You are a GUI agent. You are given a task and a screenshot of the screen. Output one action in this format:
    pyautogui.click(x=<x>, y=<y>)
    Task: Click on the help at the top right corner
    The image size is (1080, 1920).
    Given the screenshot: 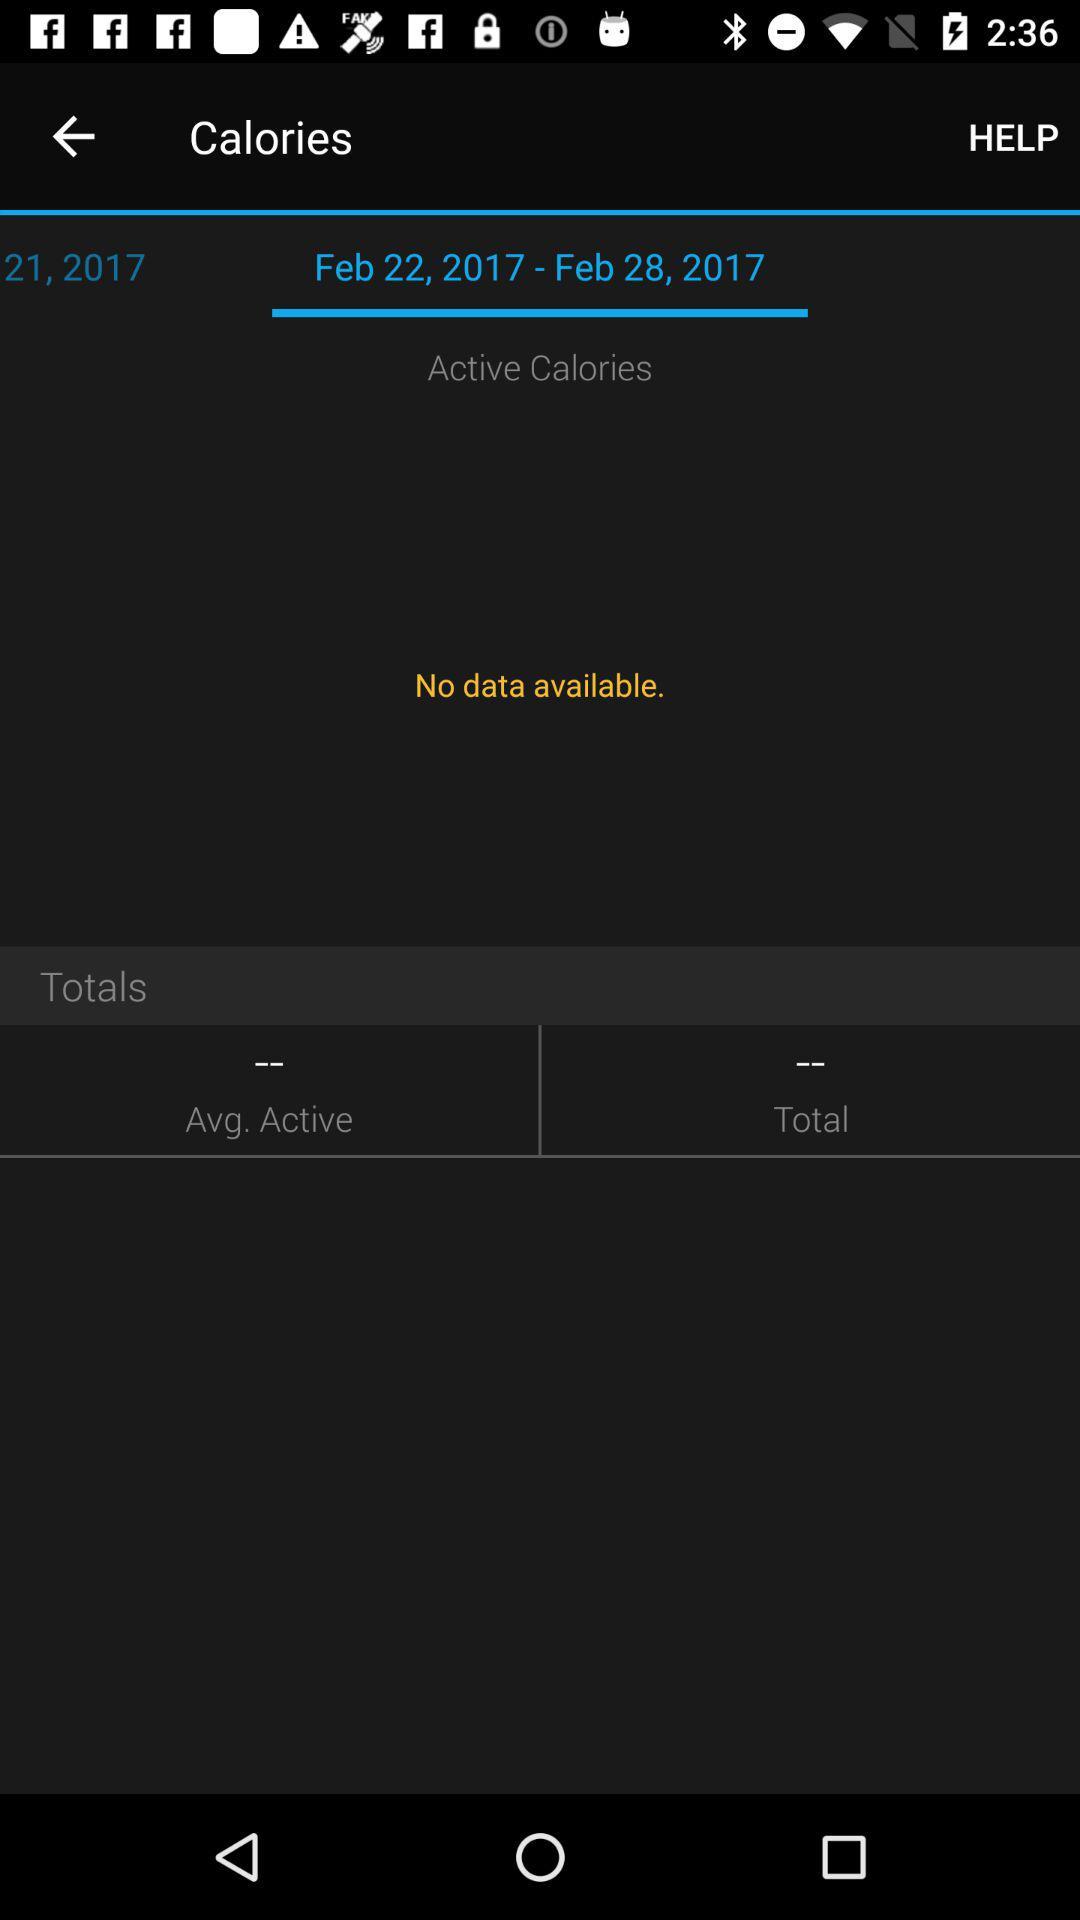 What is the action you would take?
    pyautogui.click(x=1013, y=135)
    